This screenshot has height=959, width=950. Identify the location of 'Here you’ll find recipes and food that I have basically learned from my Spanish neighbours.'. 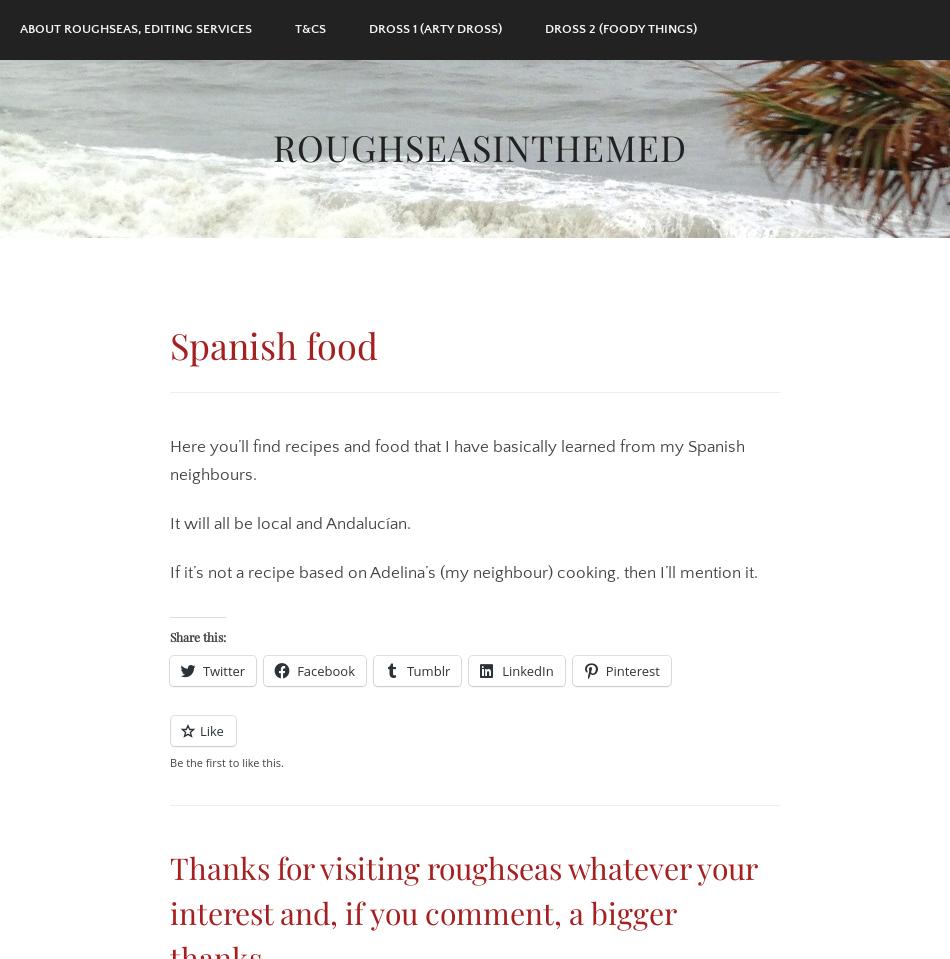
(169, 459).